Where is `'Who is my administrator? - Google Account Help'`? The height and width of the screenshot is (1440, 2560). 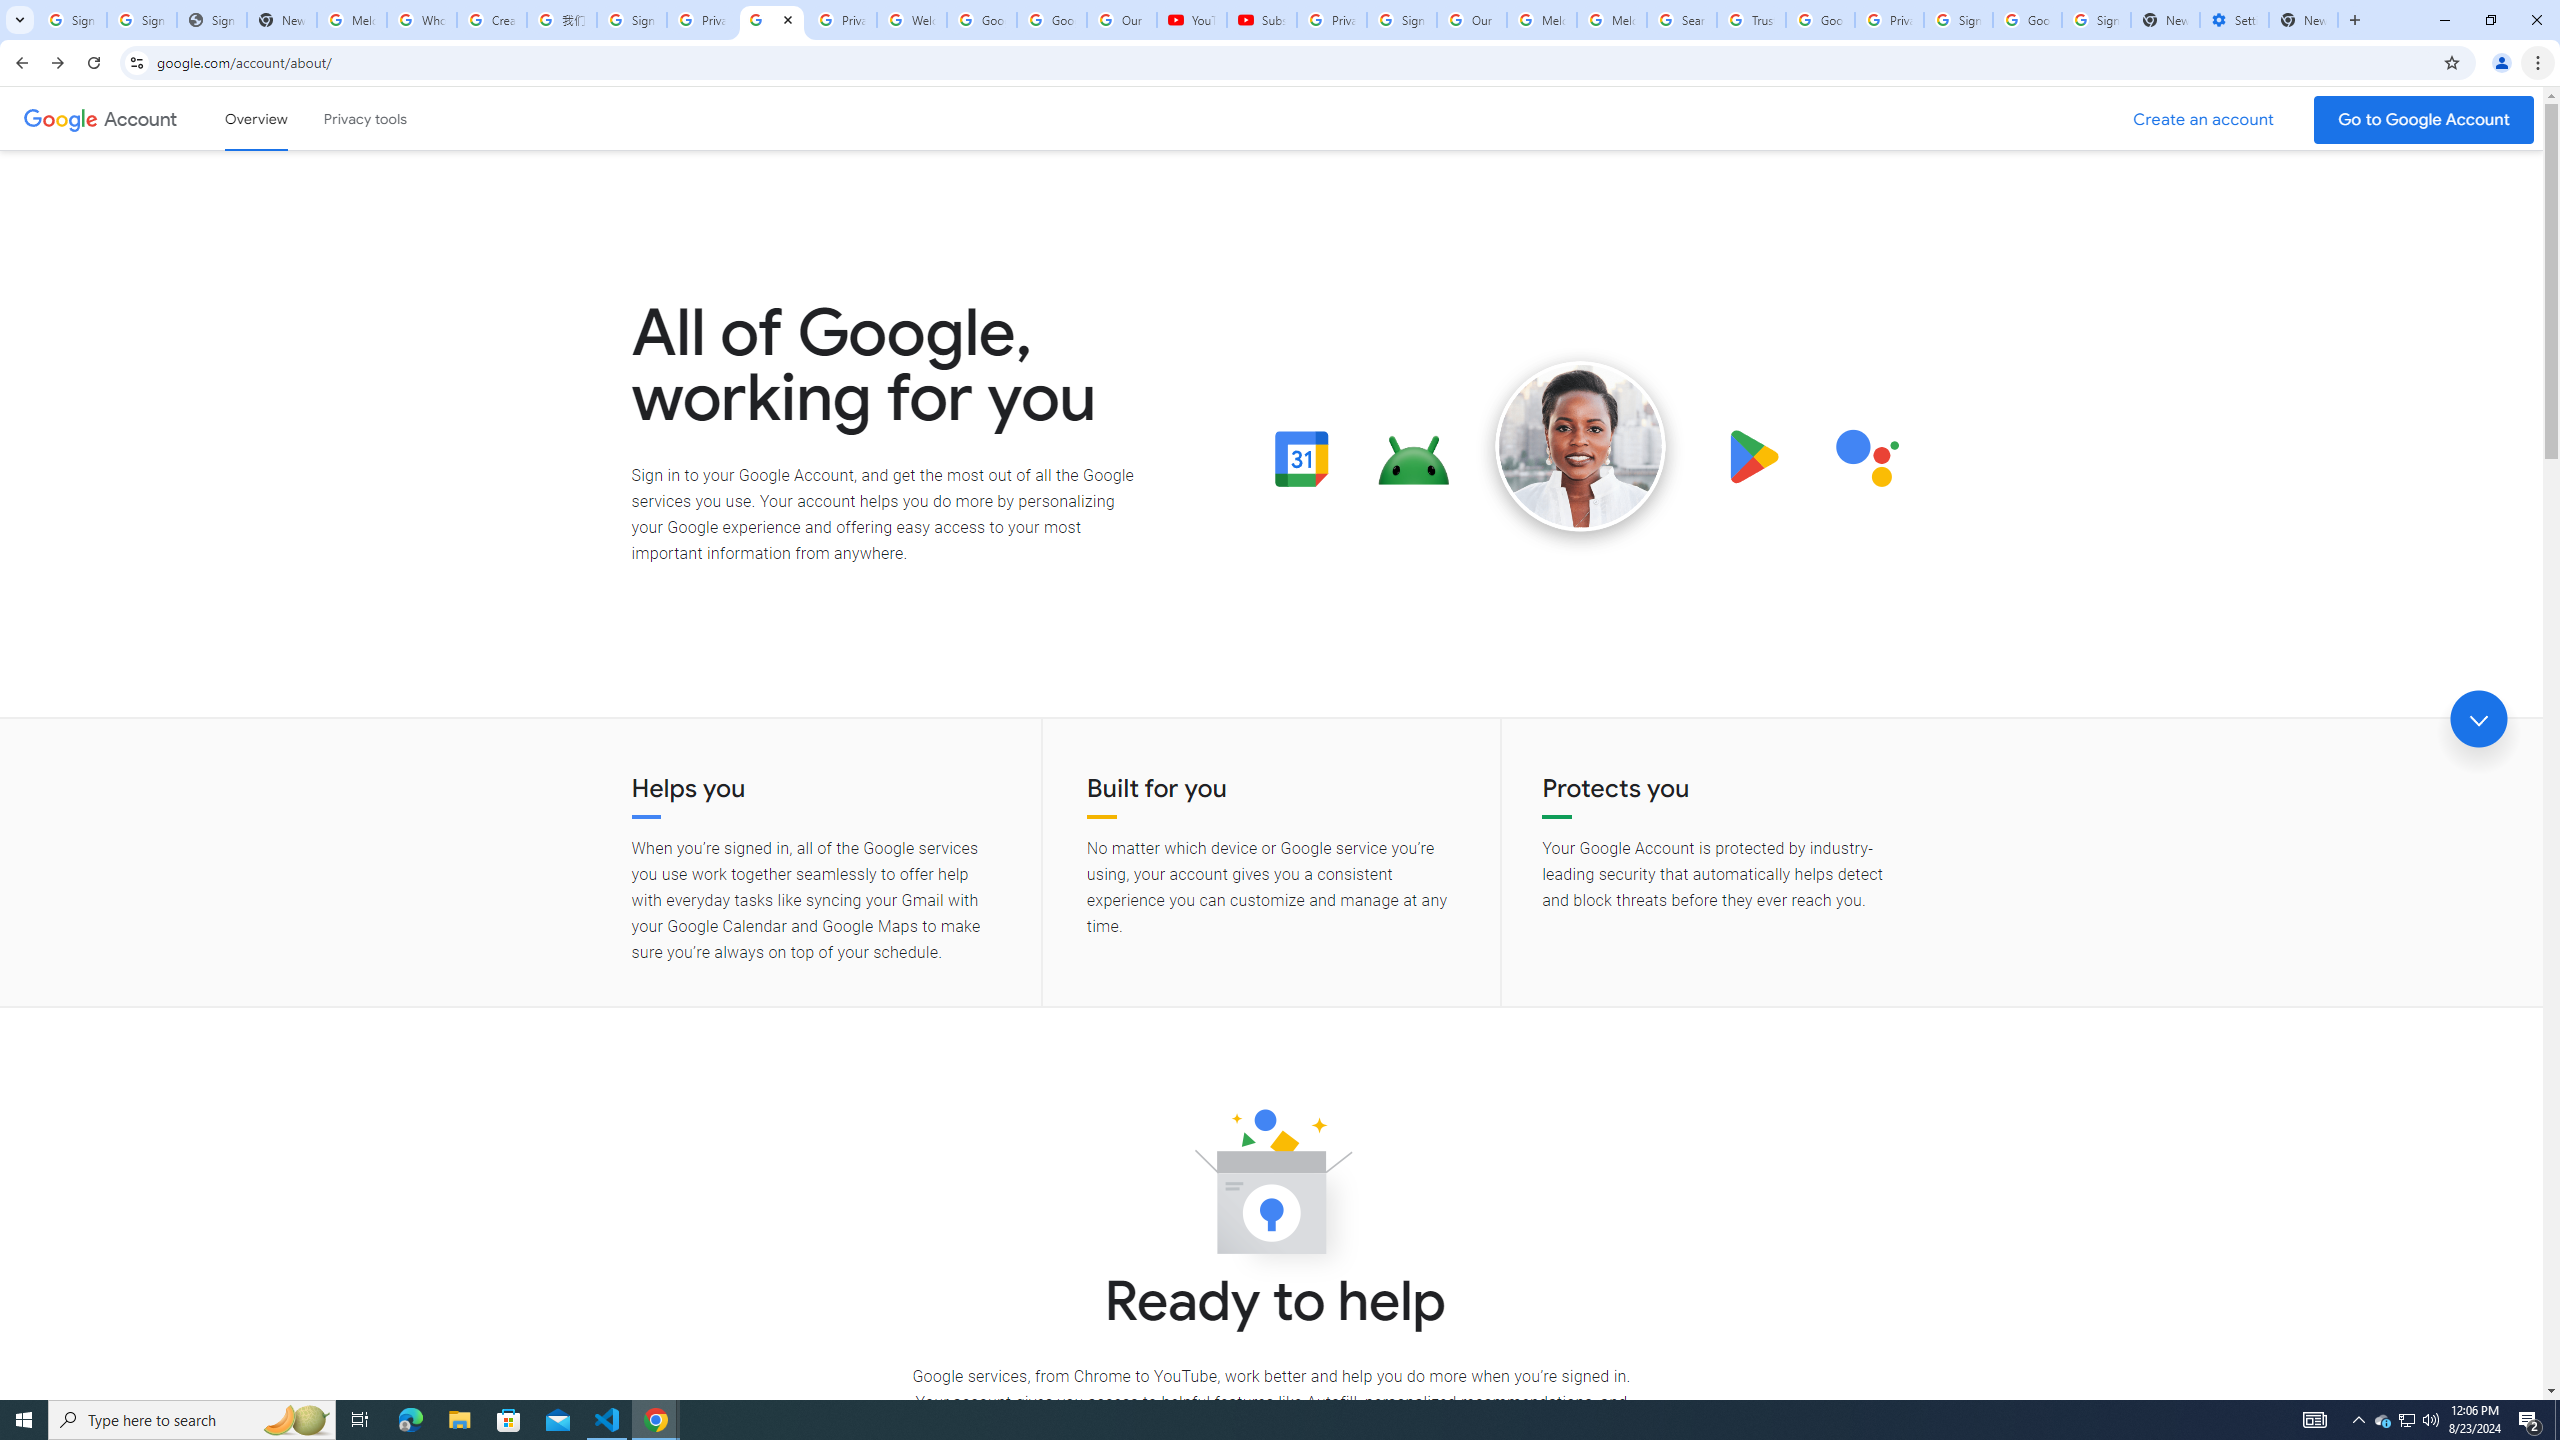
'Who is my administrator? - Google Account Help' is located at coordinates (421, 19).